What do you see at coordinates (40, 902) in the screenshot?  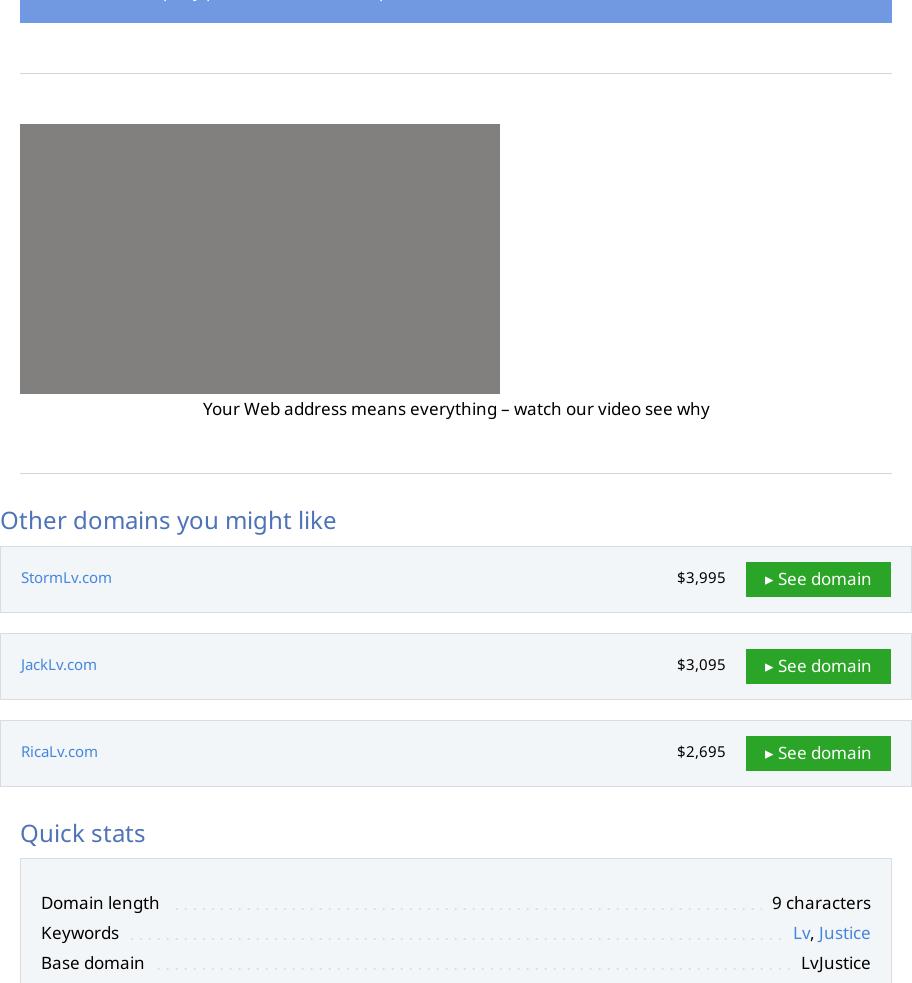 I see `'Domain length'` at bounding box center [40, 902].